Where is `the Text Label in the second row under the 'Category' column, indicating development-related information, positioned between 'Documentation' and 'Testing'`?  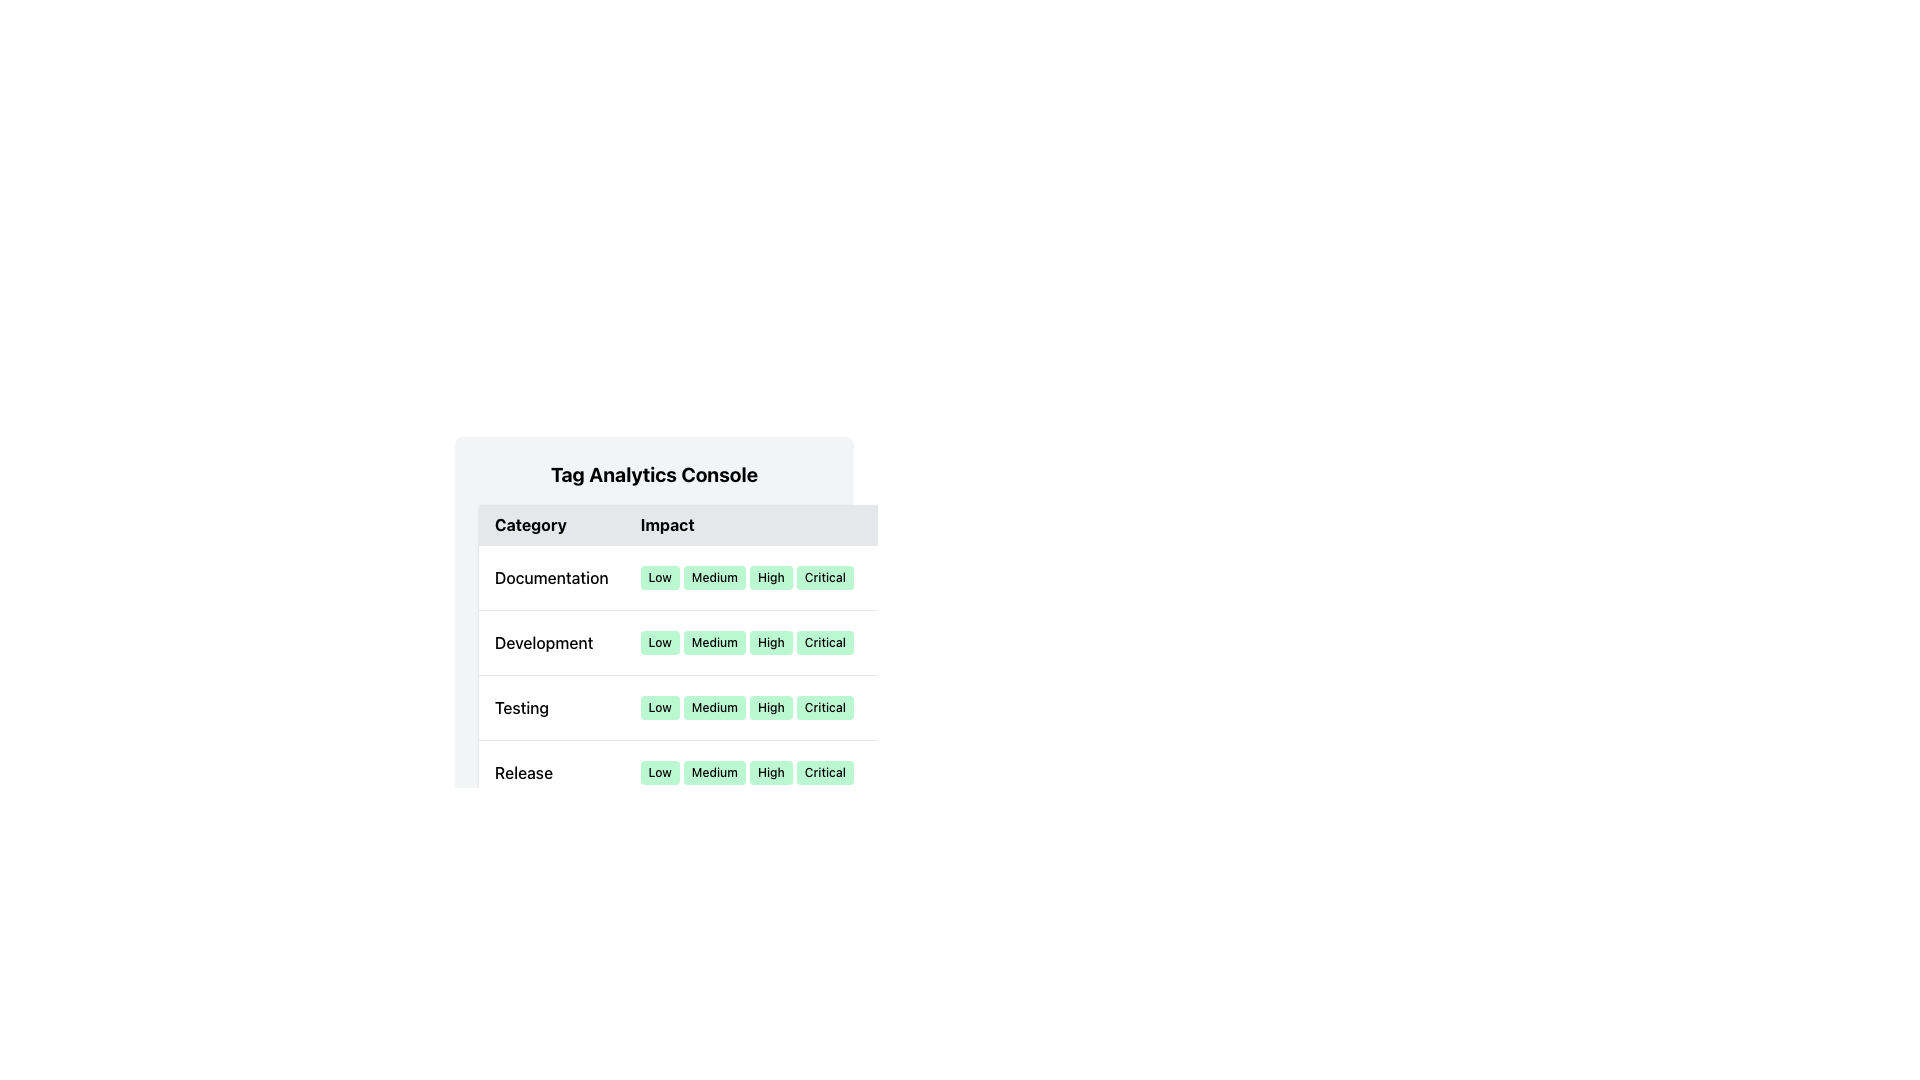 the Text Label in the second row under the 'Category' column, indicating development-related information, positioned between 'Documentation' and 'Testing' is located at coordinates (551, 643).